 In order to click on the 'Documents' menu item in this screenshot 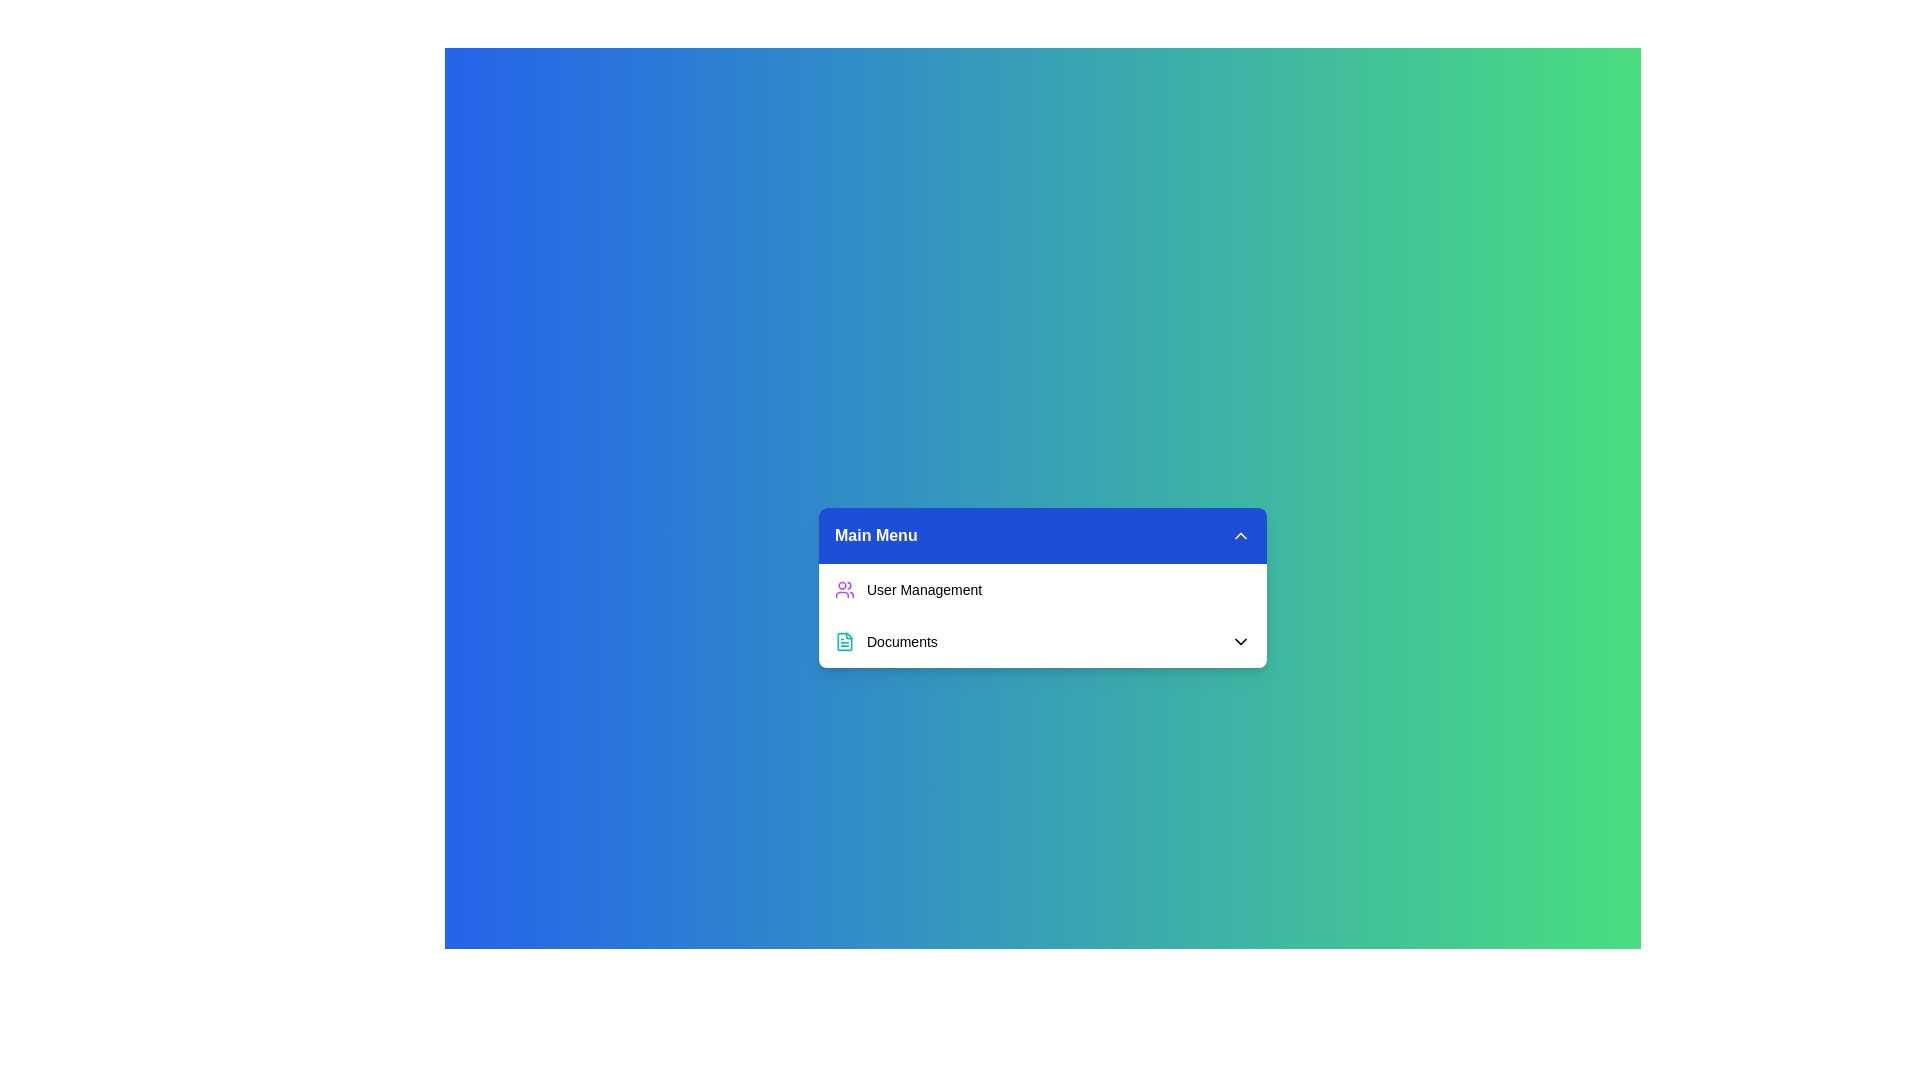, I will do `click(885, 641)`.